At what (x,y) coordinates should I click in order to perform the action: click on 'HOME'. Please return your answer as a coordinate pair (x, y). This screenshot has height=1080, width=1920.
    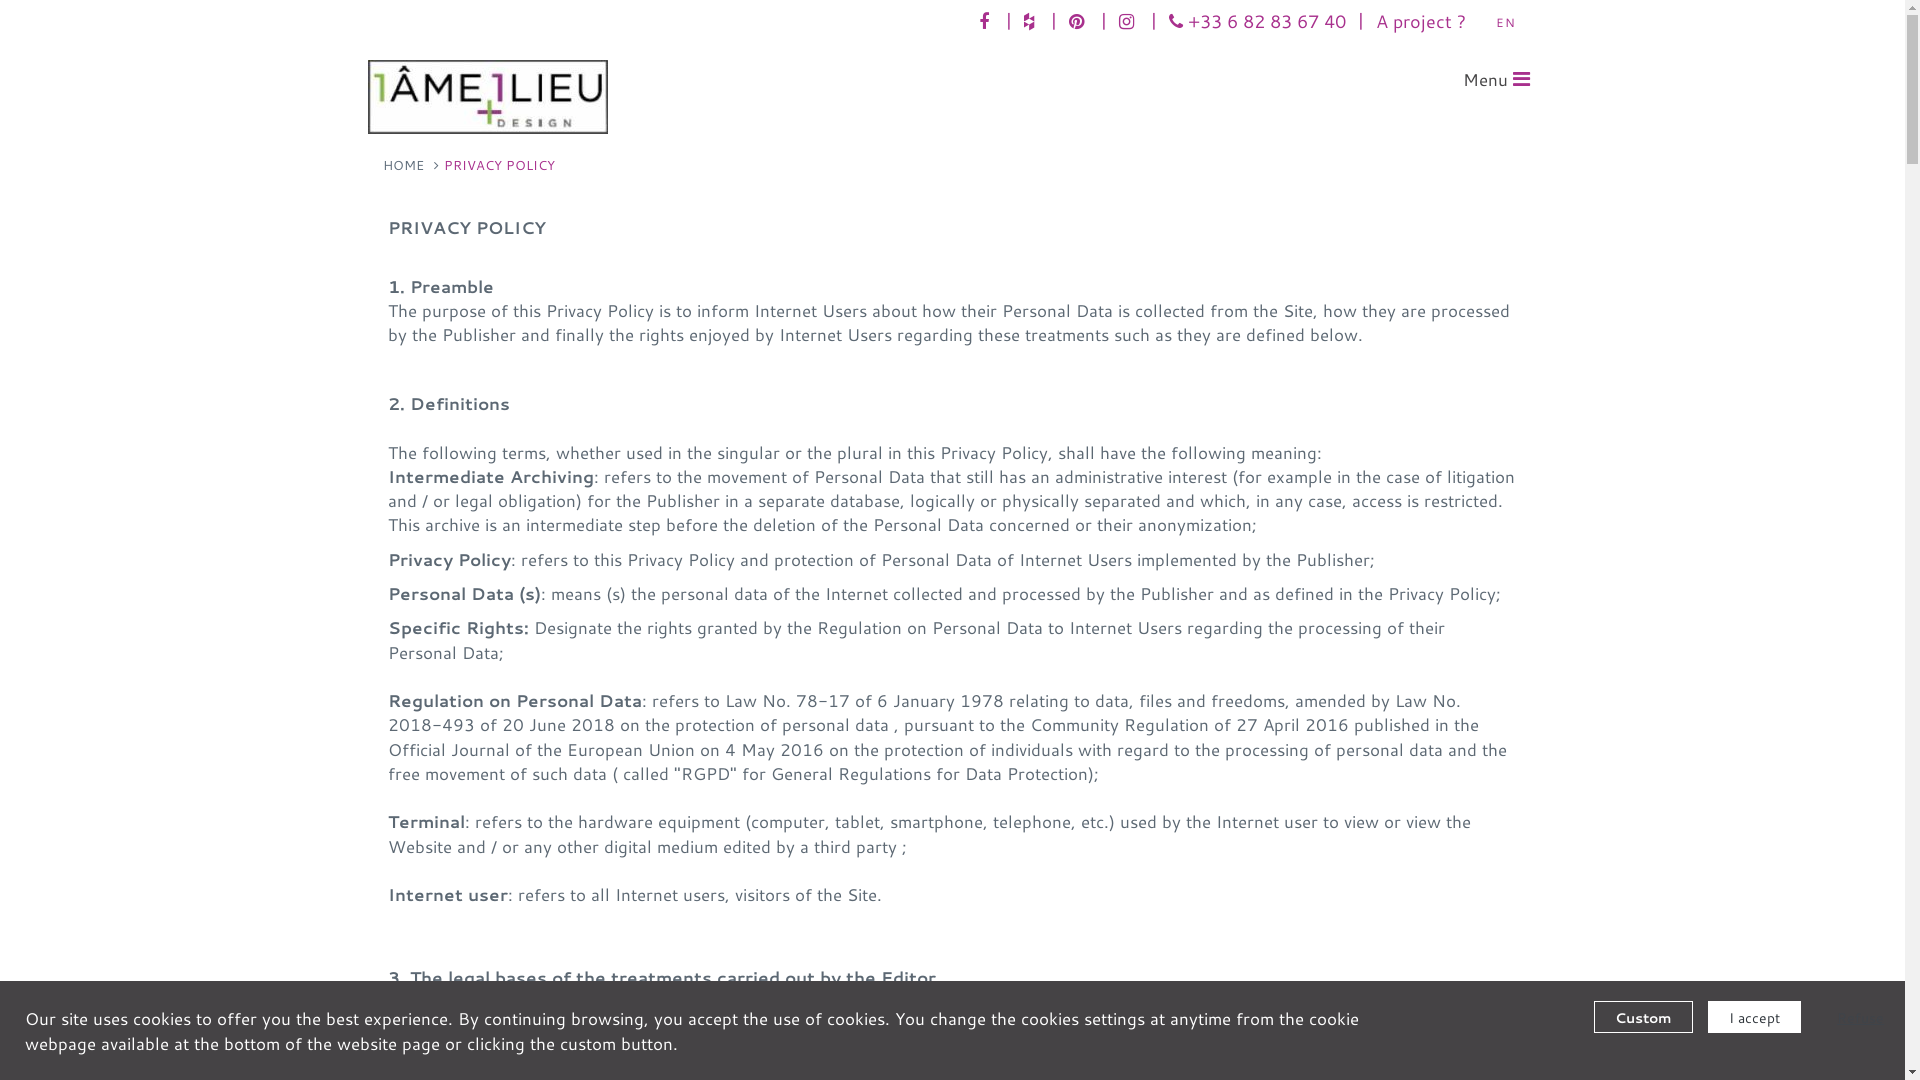
    Looking at the image, I should click on (382, 164).